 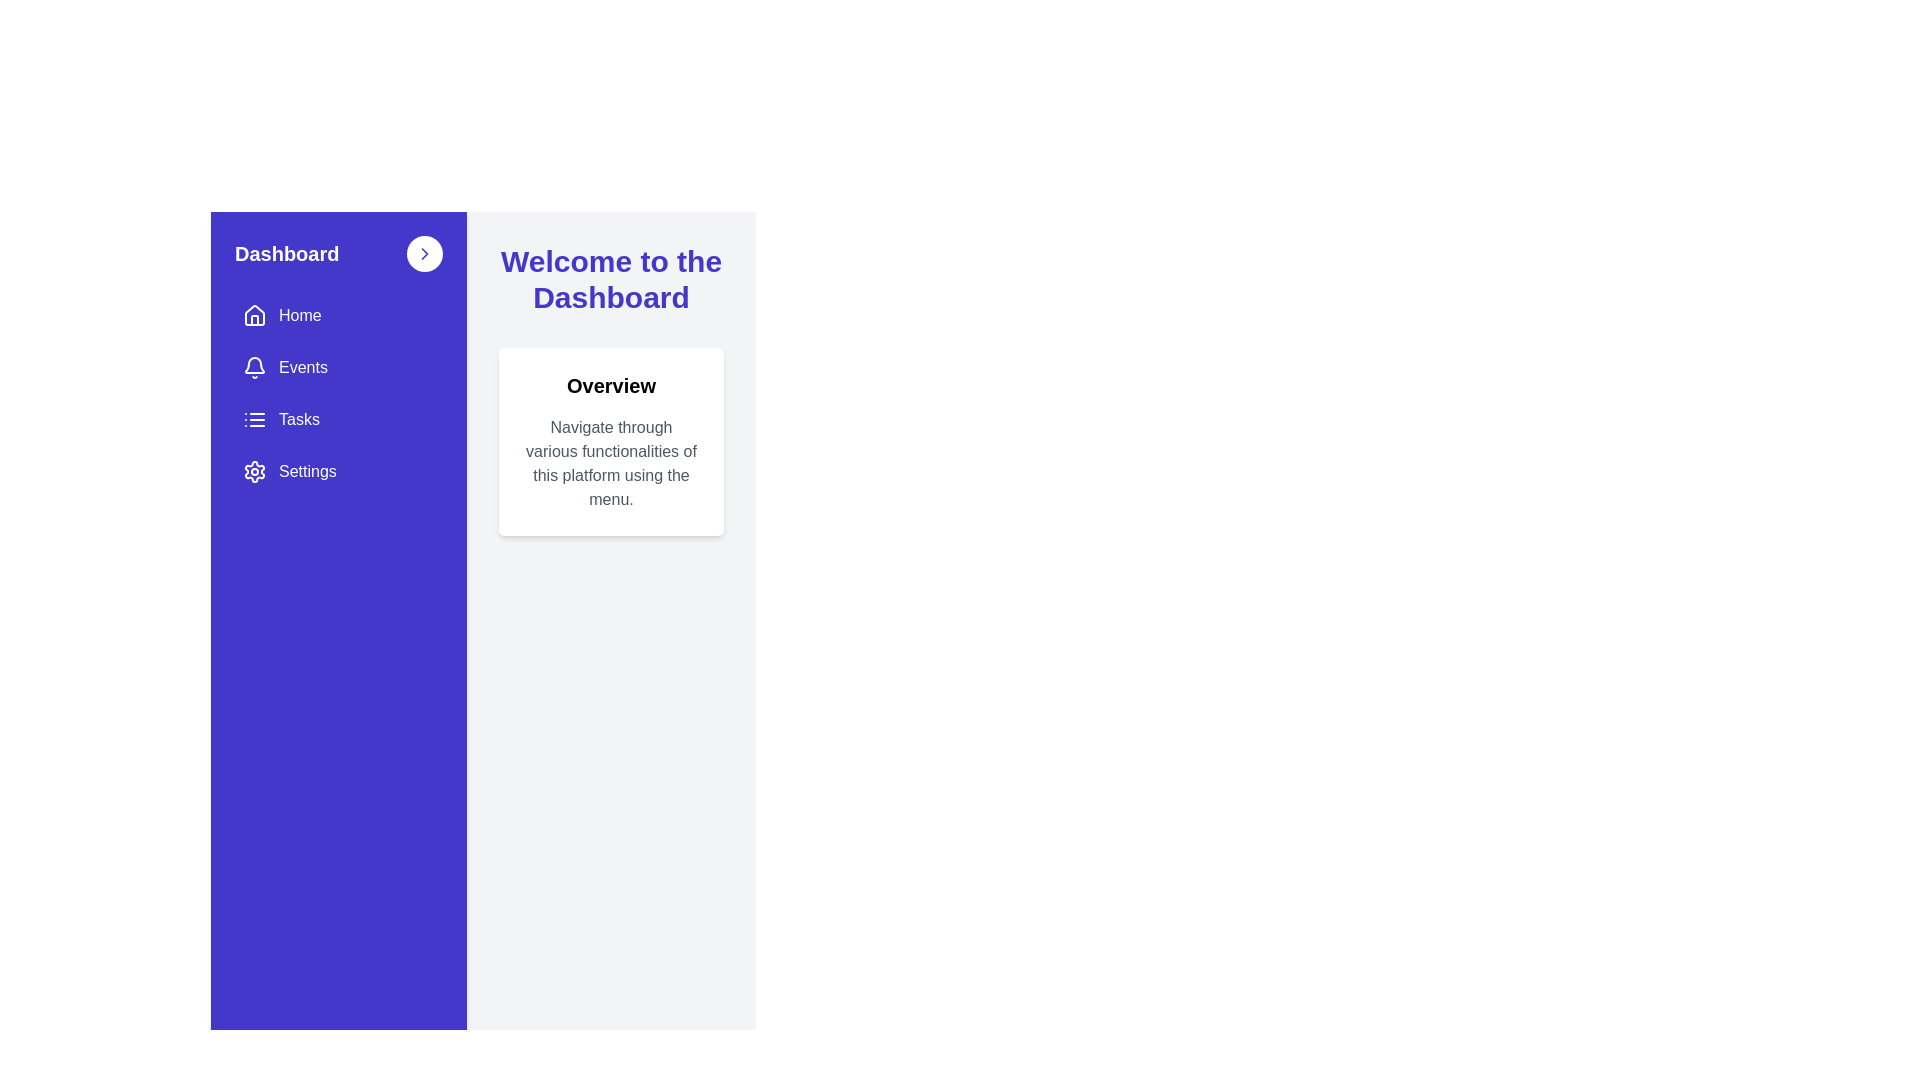 I want to click on the decorative icon associated with the 'Tasks' menu item located in the vertical sidebar on the left side of the layout, so click(x=253, y=419).